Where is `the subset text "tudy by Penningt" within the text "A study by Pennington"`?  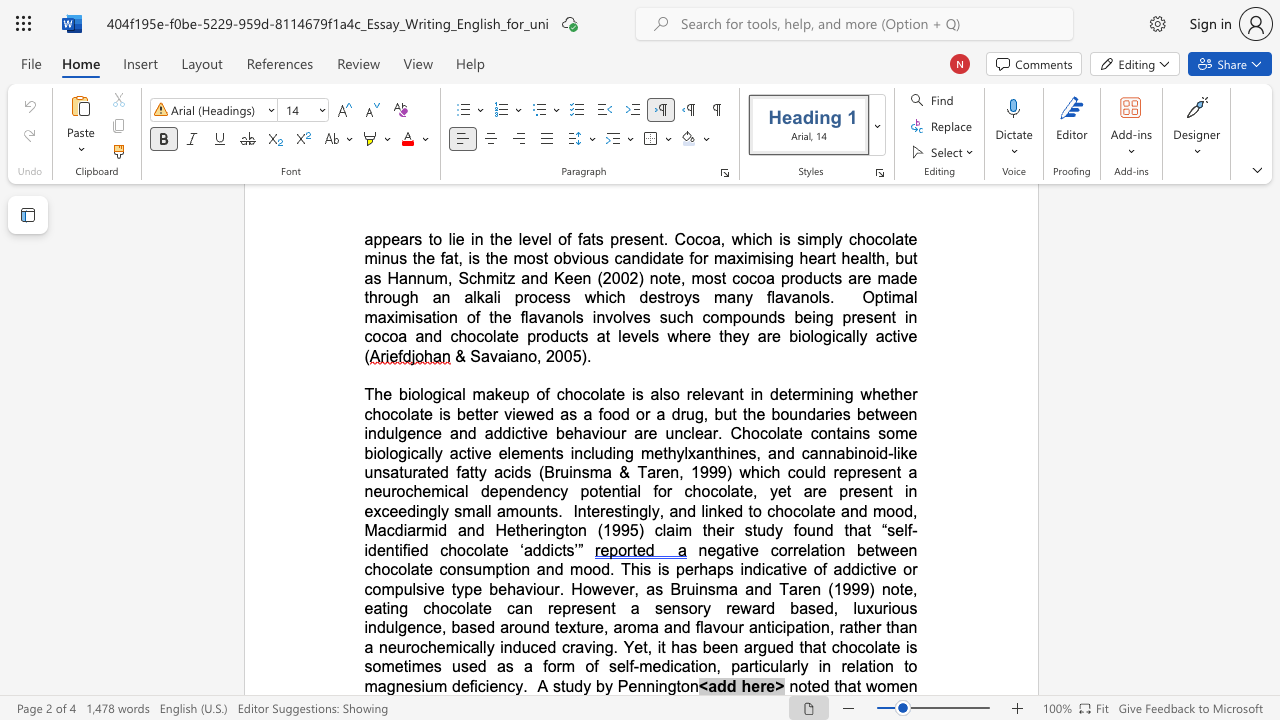
the subset text "tudy by Penningt" within the text "A study by Pennington" is located at coordinates (560, 685).